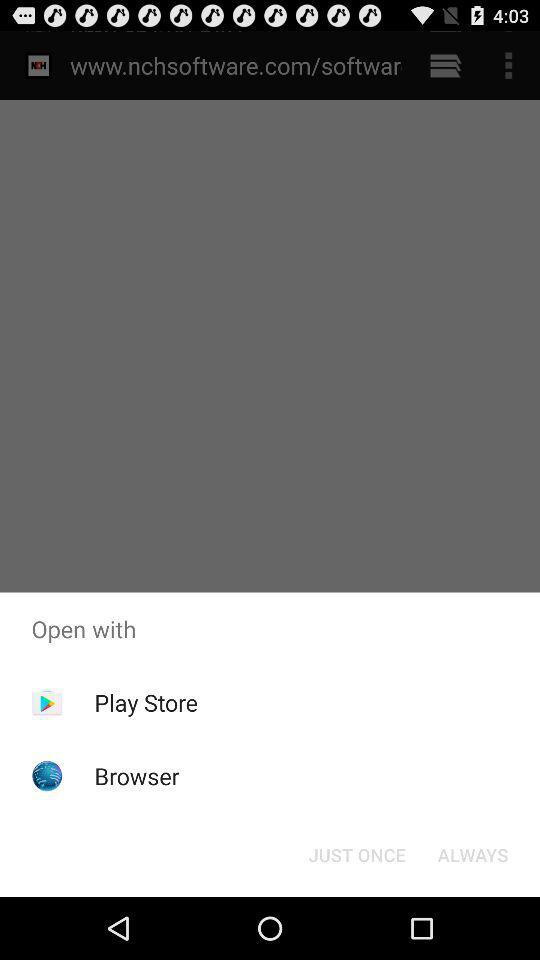 Image resolution: width=540 pixels, height=960 pixels. I want to click on the browser icon, so click(136, 775).